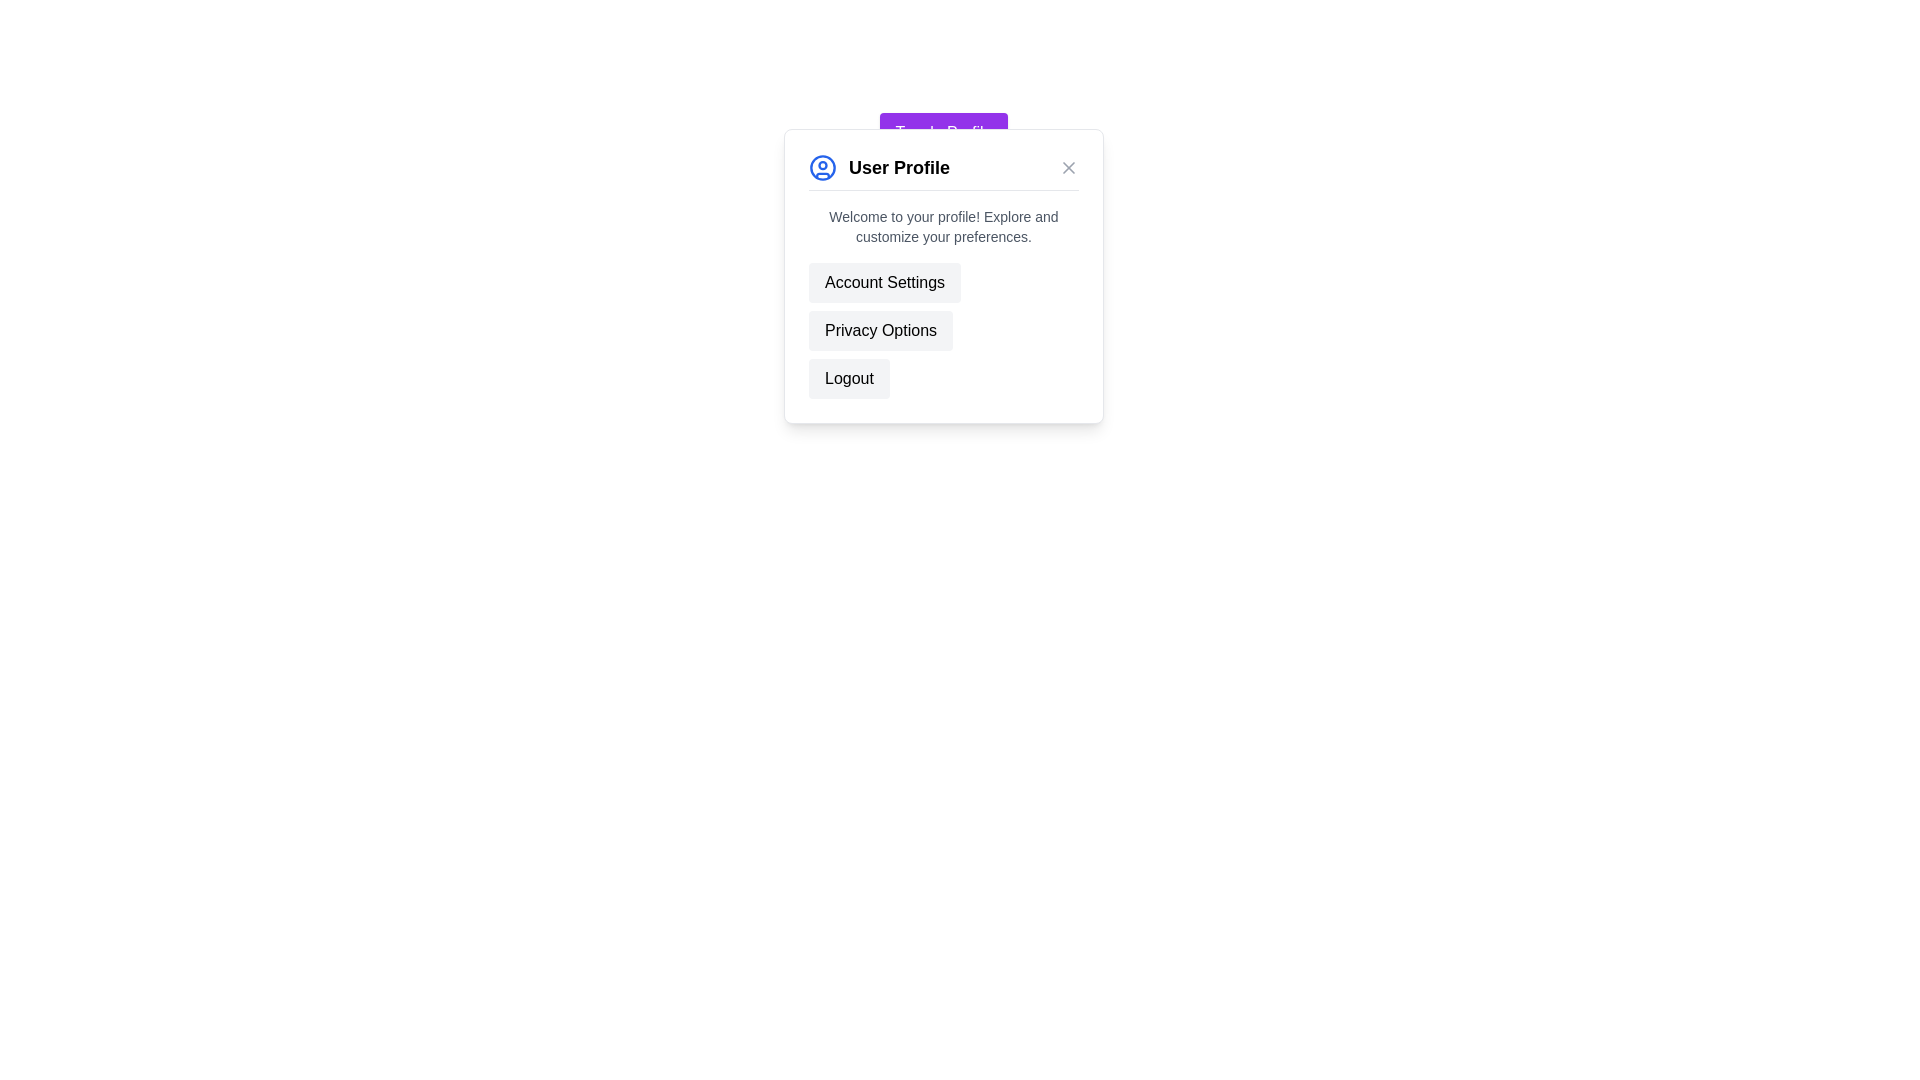  What do you see at coordinates (943, 132) in the screenshot?
I see `the purple button labeled 'Toggle Profile'` at bounding box center [943, 132].